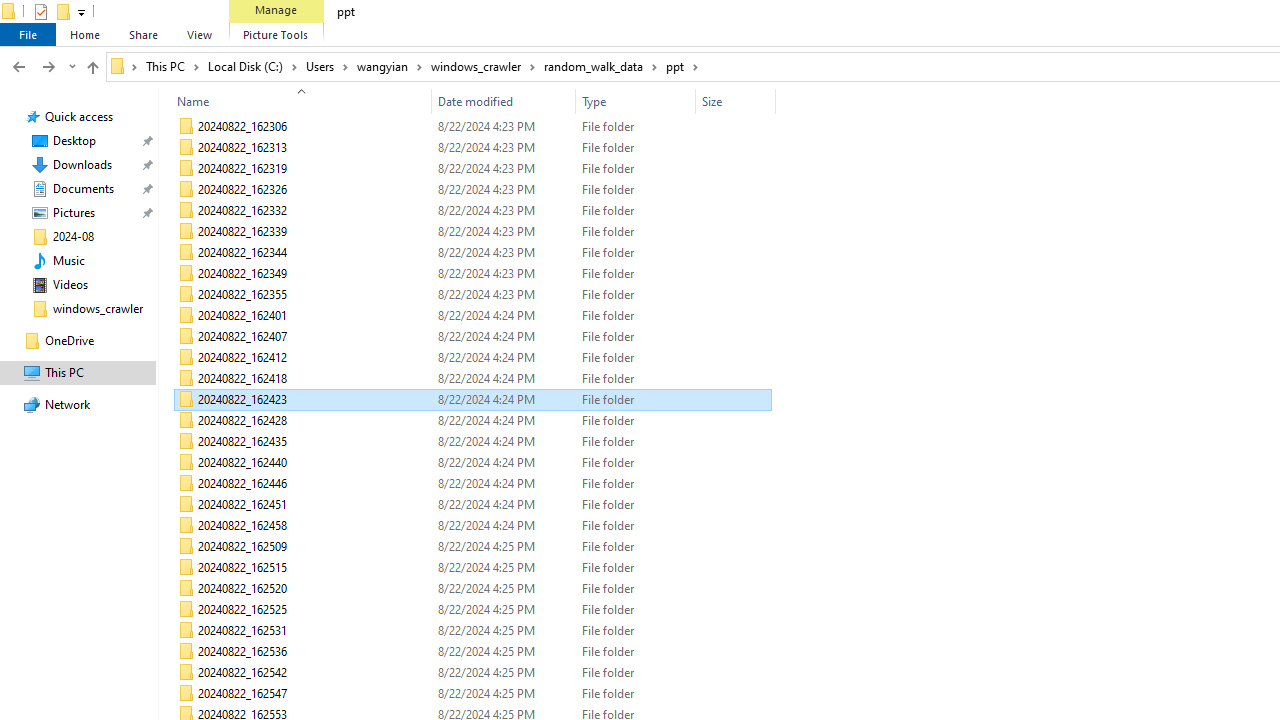  I want to click on '20240822_162547', so click(471, 693).